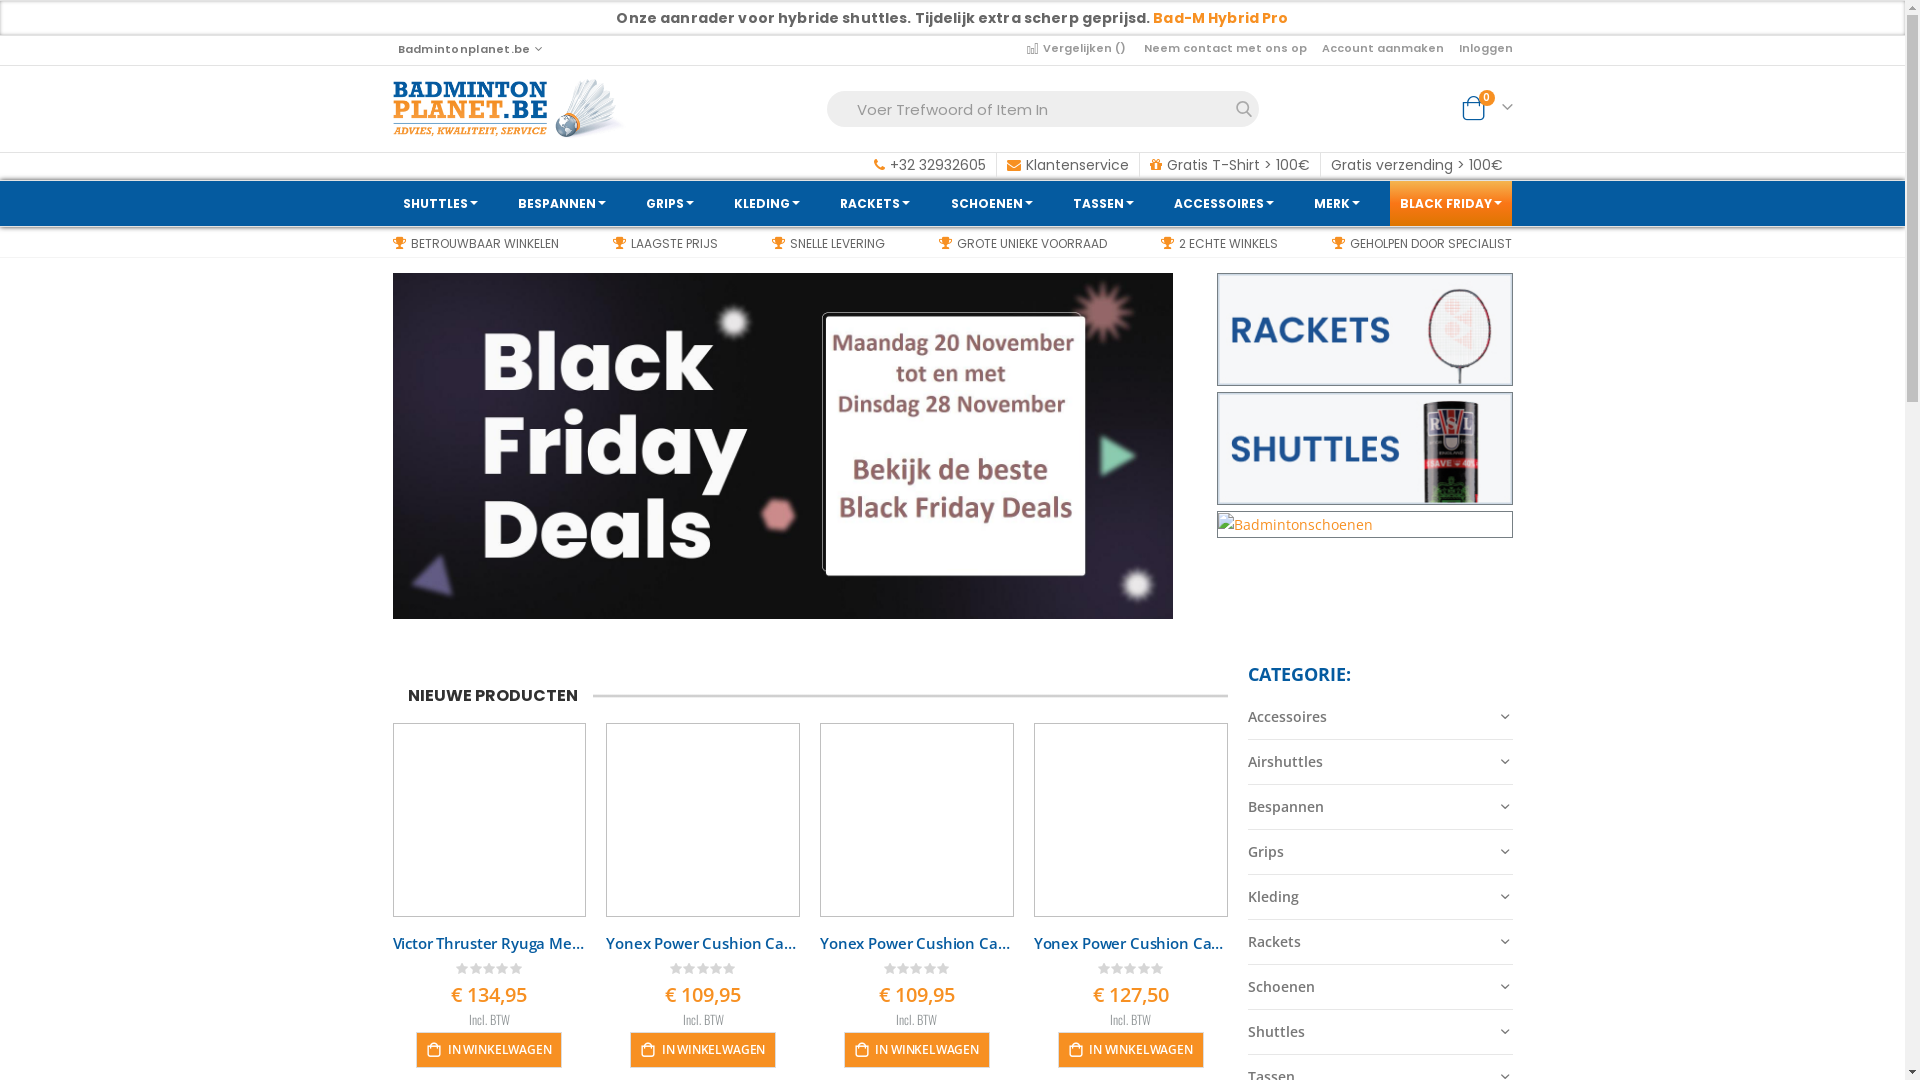 The width and height of the screenshot is (1920, 1080). I want to click on 'Vergelijken ()', so click(1077, 46).